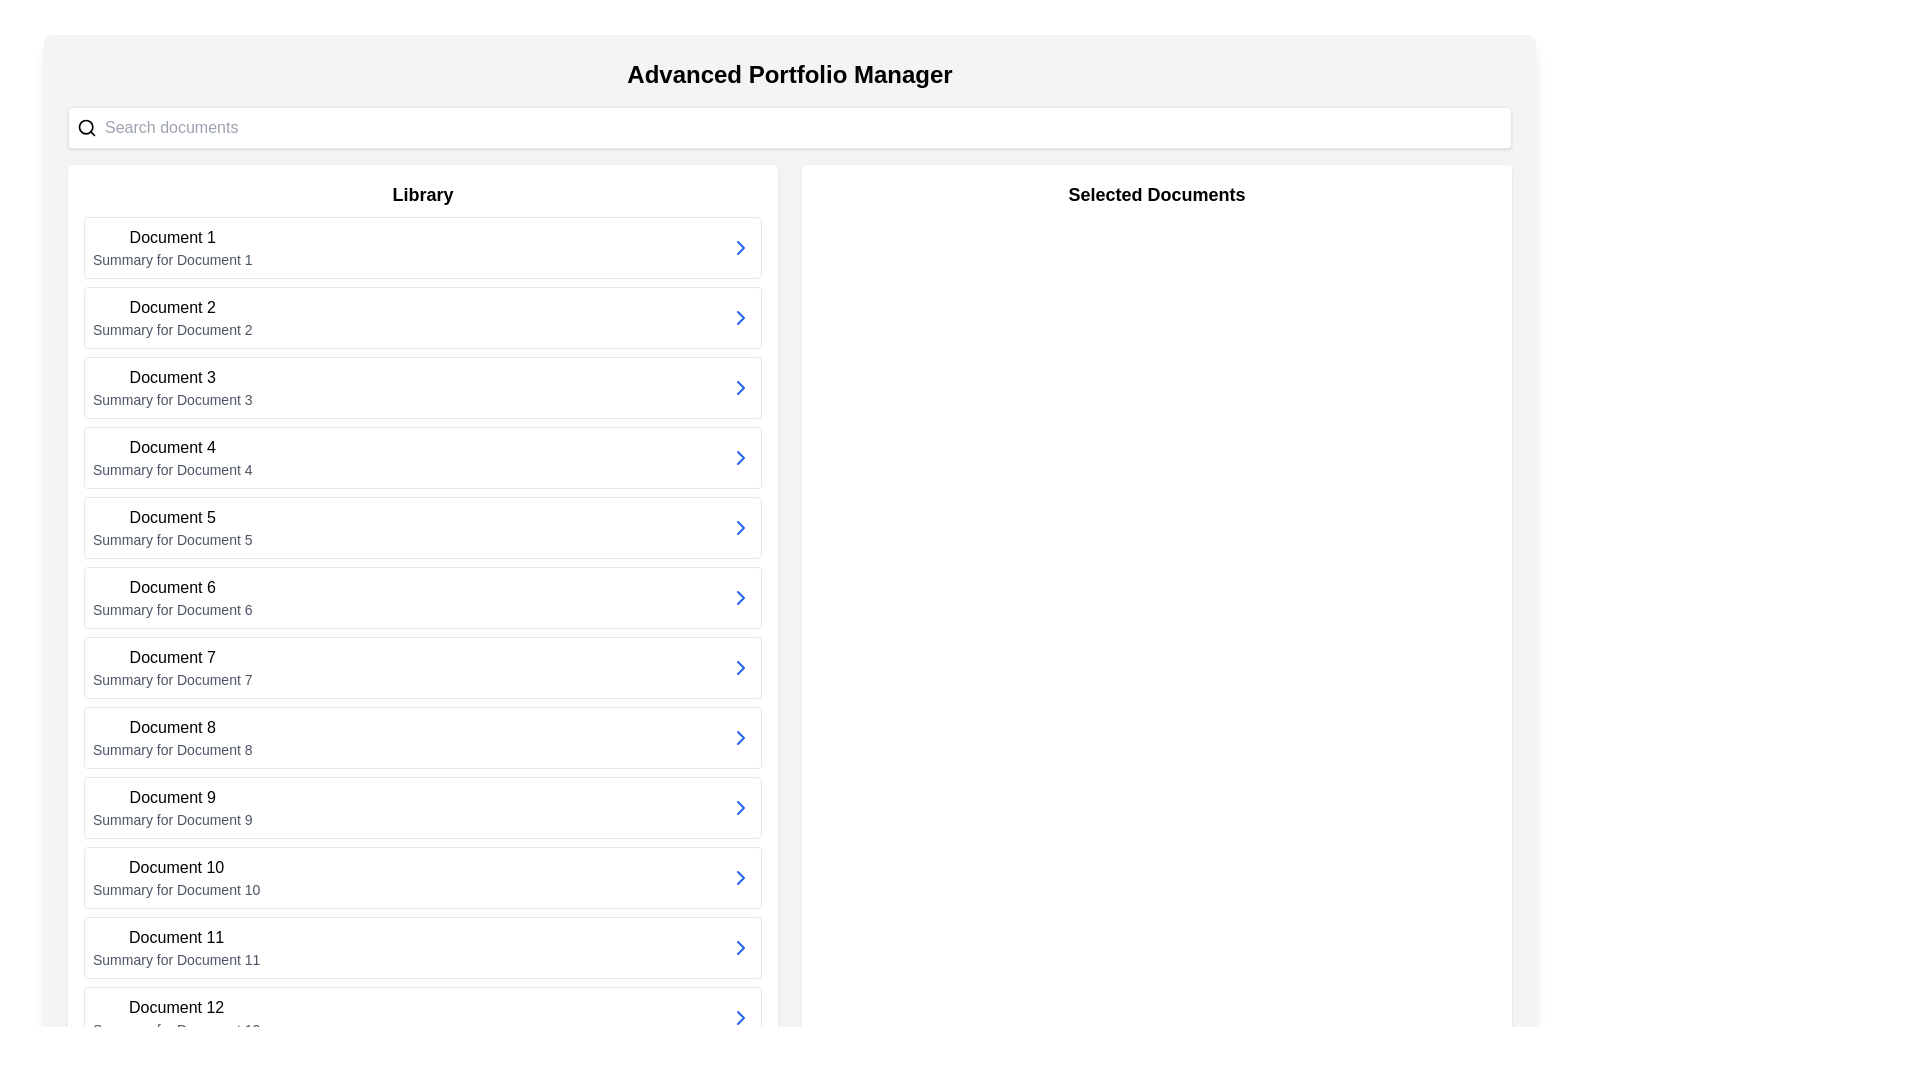 The image size is (1920, 1080). I want to click on the main title text label of the 12th list item in the left-side library section, which is located above the summary text 'Summary for Document 12', so click(176, 1007).